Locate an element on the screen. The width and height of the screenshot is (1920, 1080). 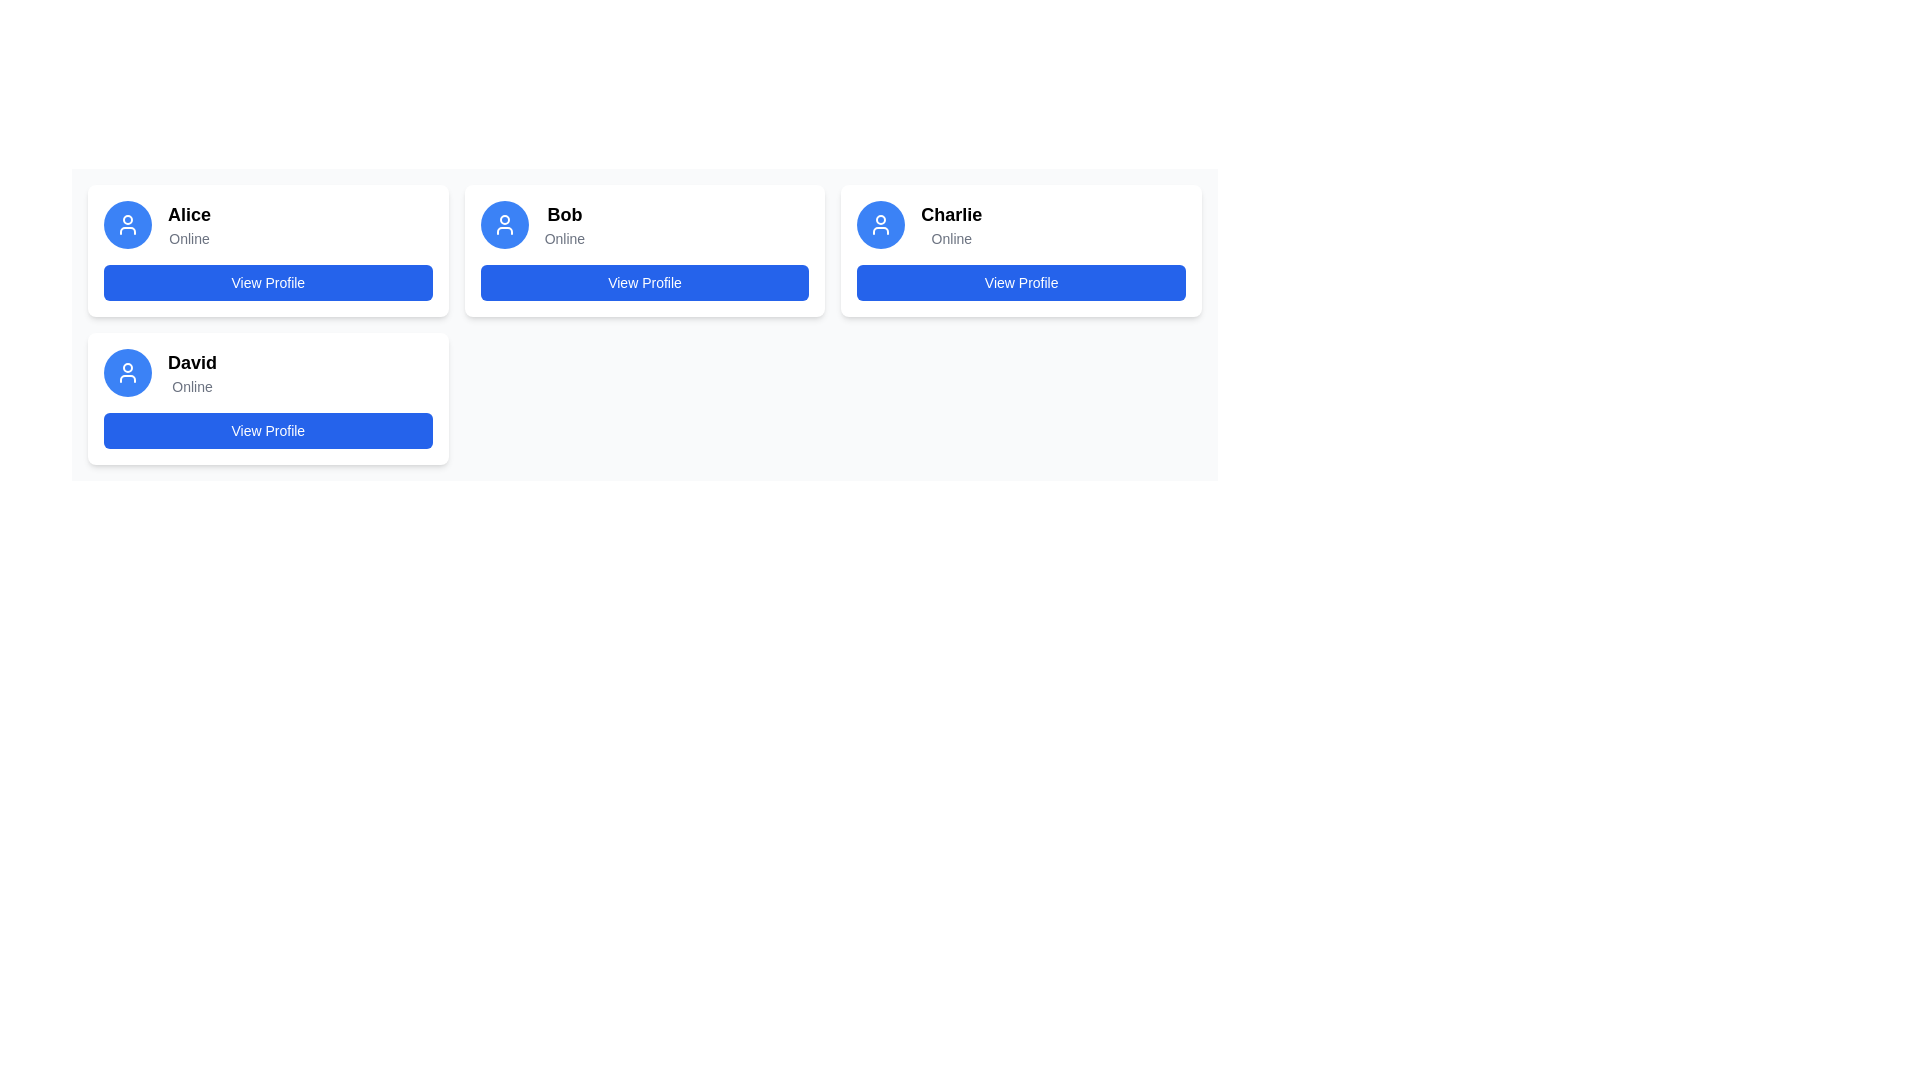
displayed name 'Bob' and status 'Online' from the compound UI component consisting of two text elements, which is located at the top right of a grid layout is located at coordinates (563, 224).